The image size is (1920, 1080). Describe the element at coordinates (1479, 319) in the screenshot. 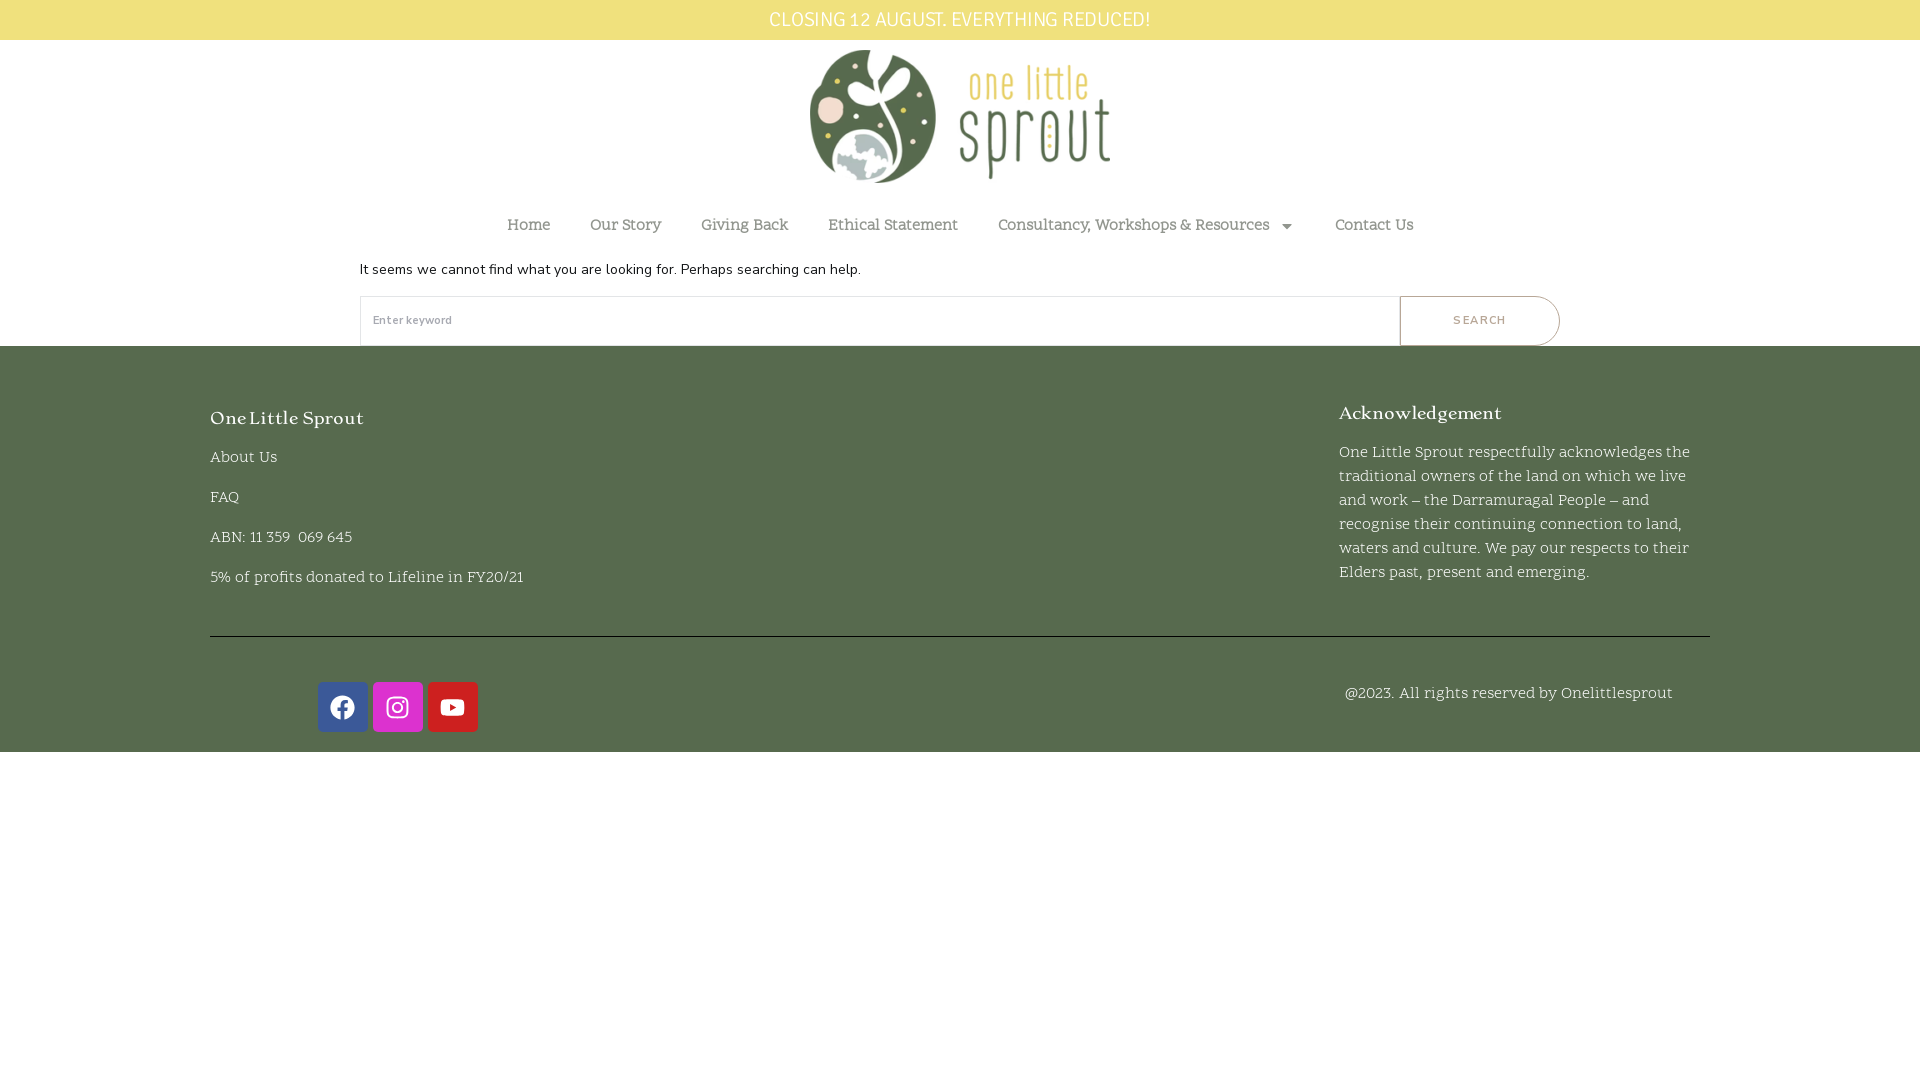

I see `'SEARCH'` at that location.